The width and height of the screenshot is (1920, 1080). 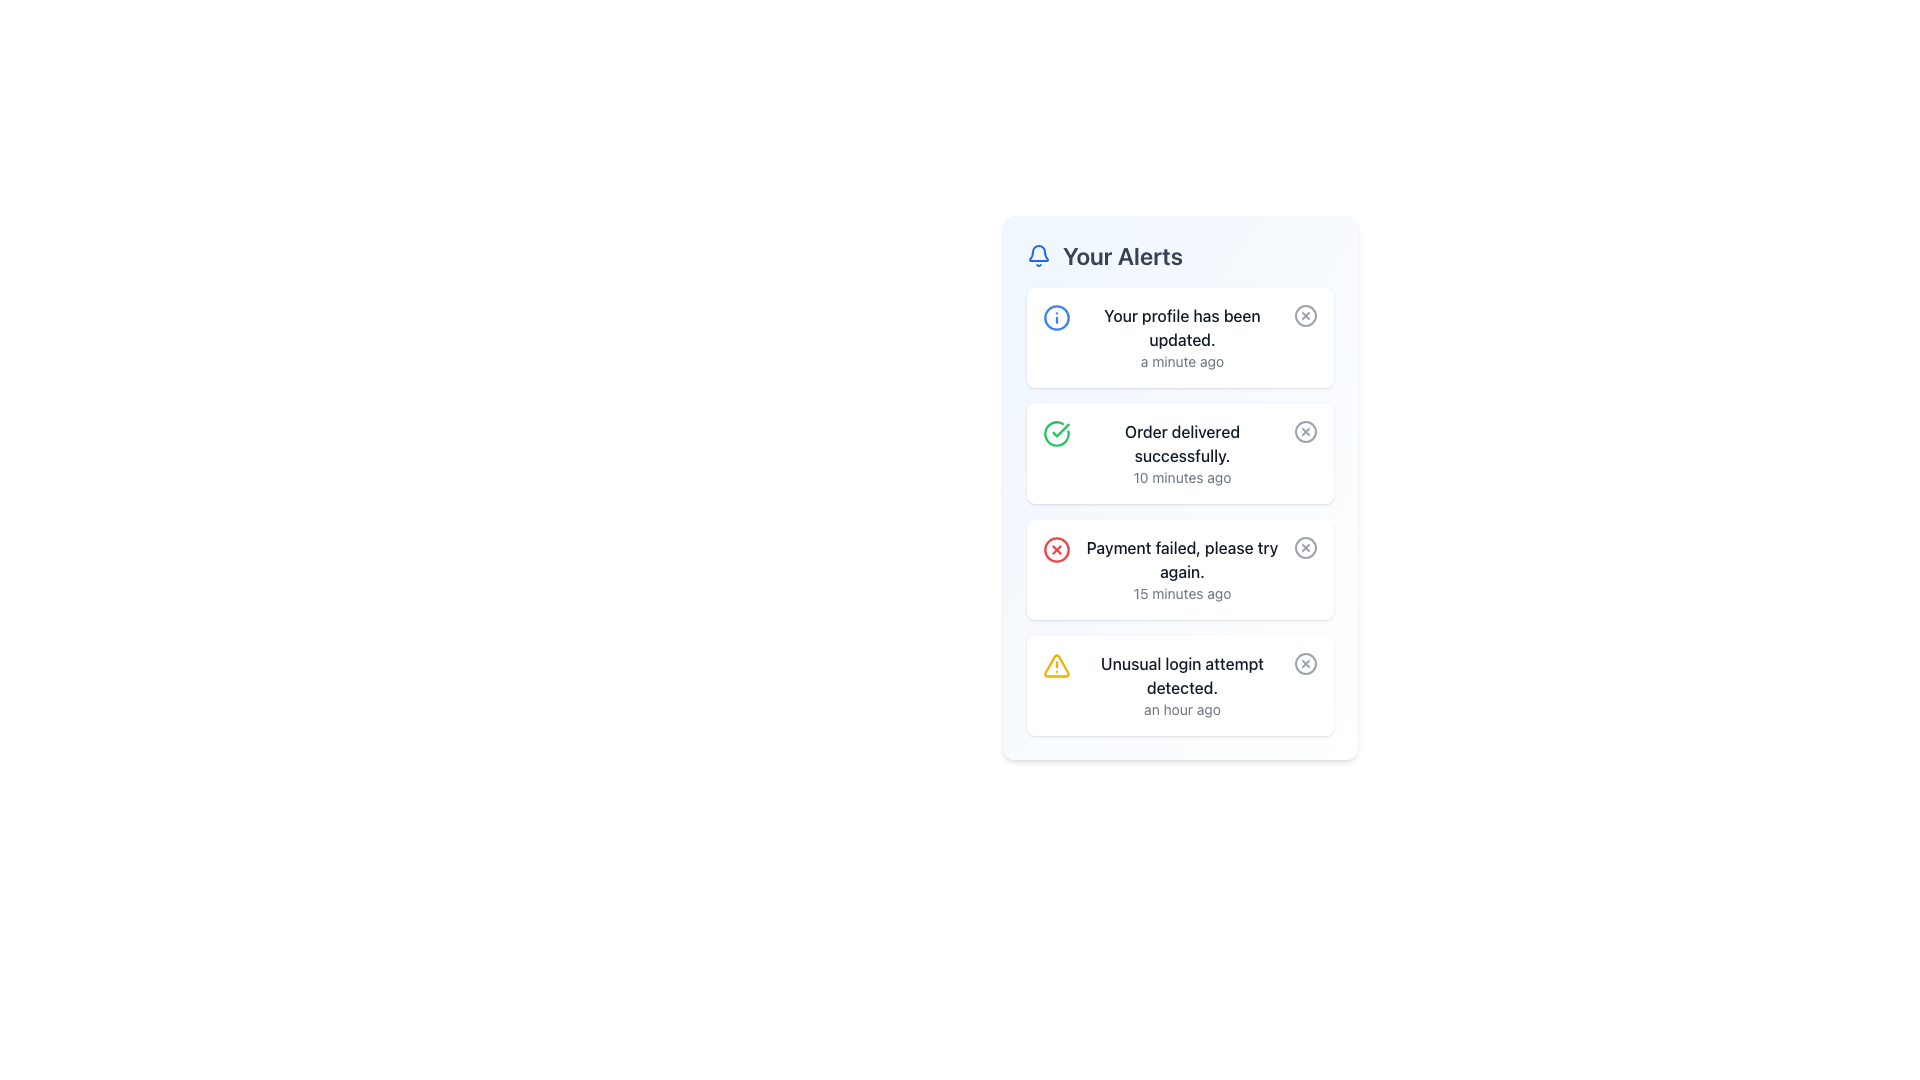 What do you see at coordinates (1055, 316) in the screenshot?
I see `the circular outline of the info icon located in the top-left corner of the alerts section, which visually distinguishes the alert it represents` at bounding box center [1055, 316].